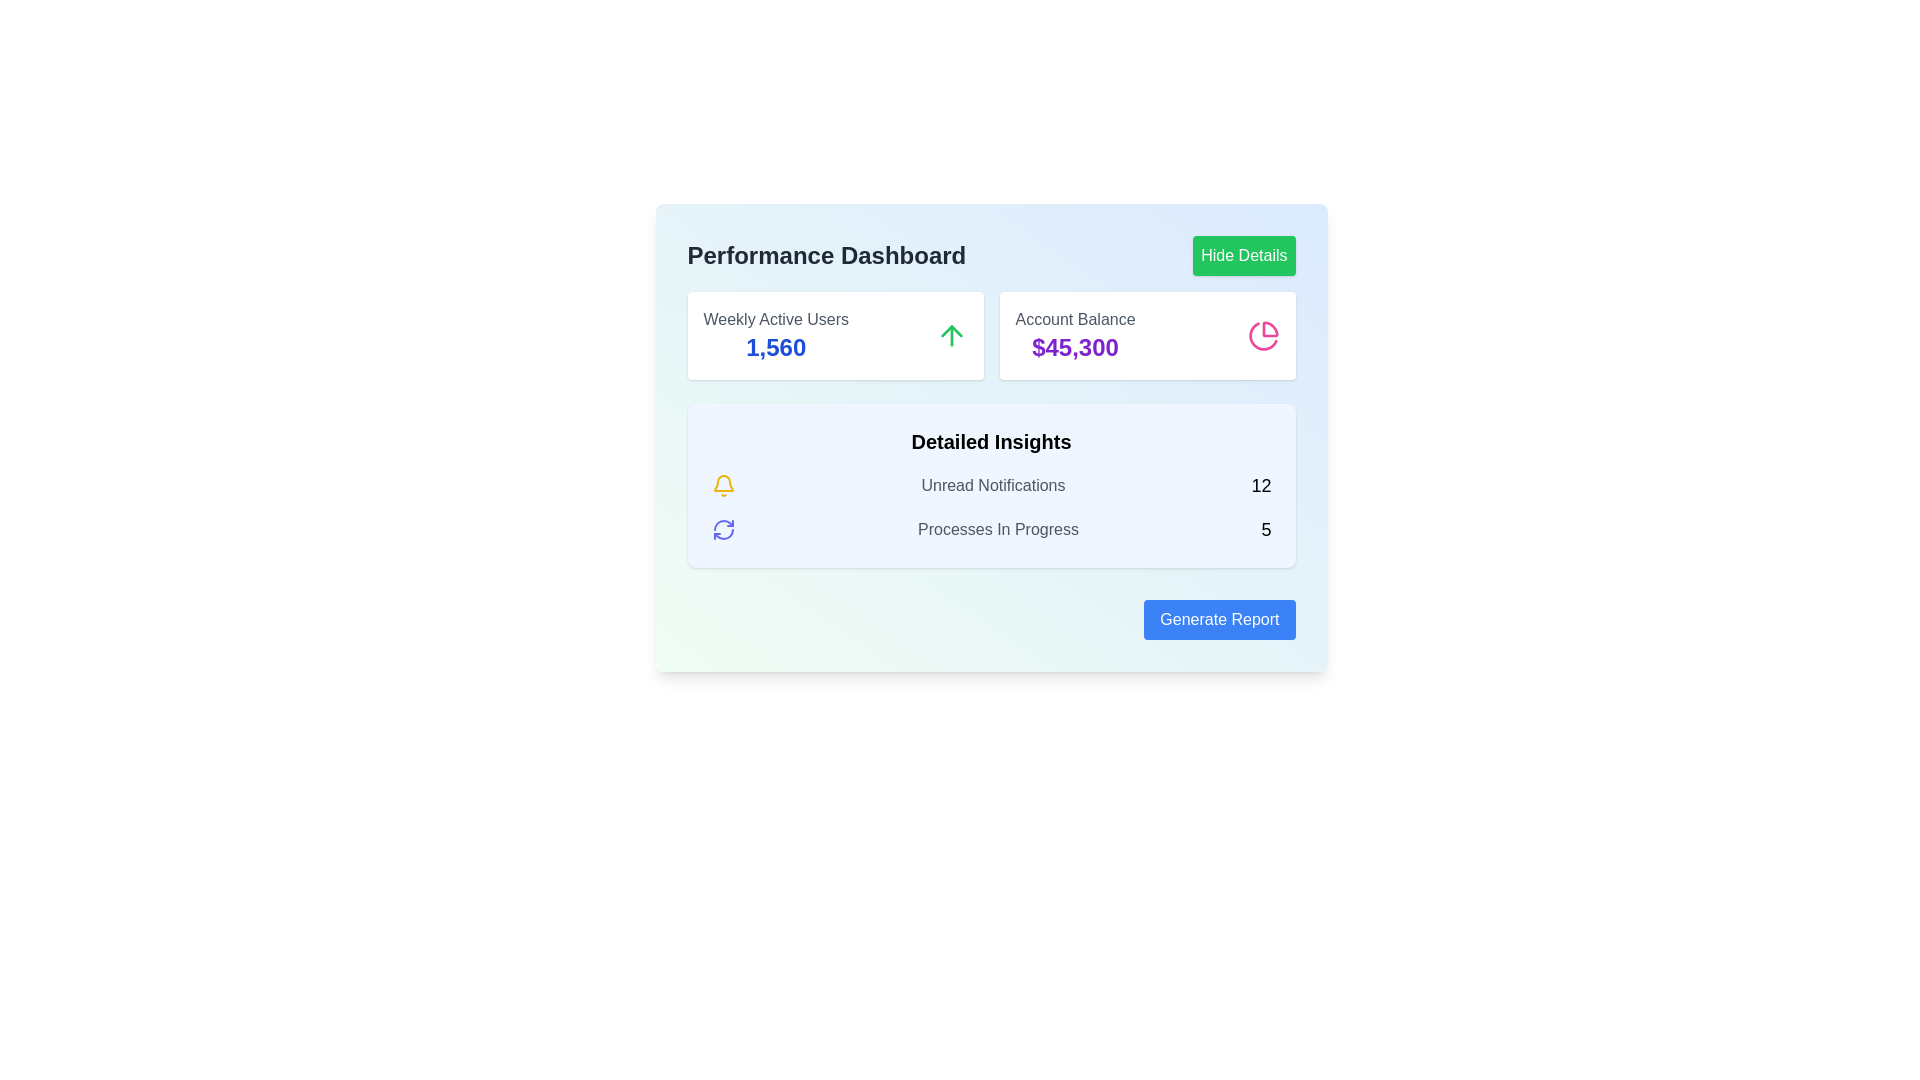  I want to click on the report generation button located at the bottom right of the main panel to observe the hover effect, so click(1218, 619).